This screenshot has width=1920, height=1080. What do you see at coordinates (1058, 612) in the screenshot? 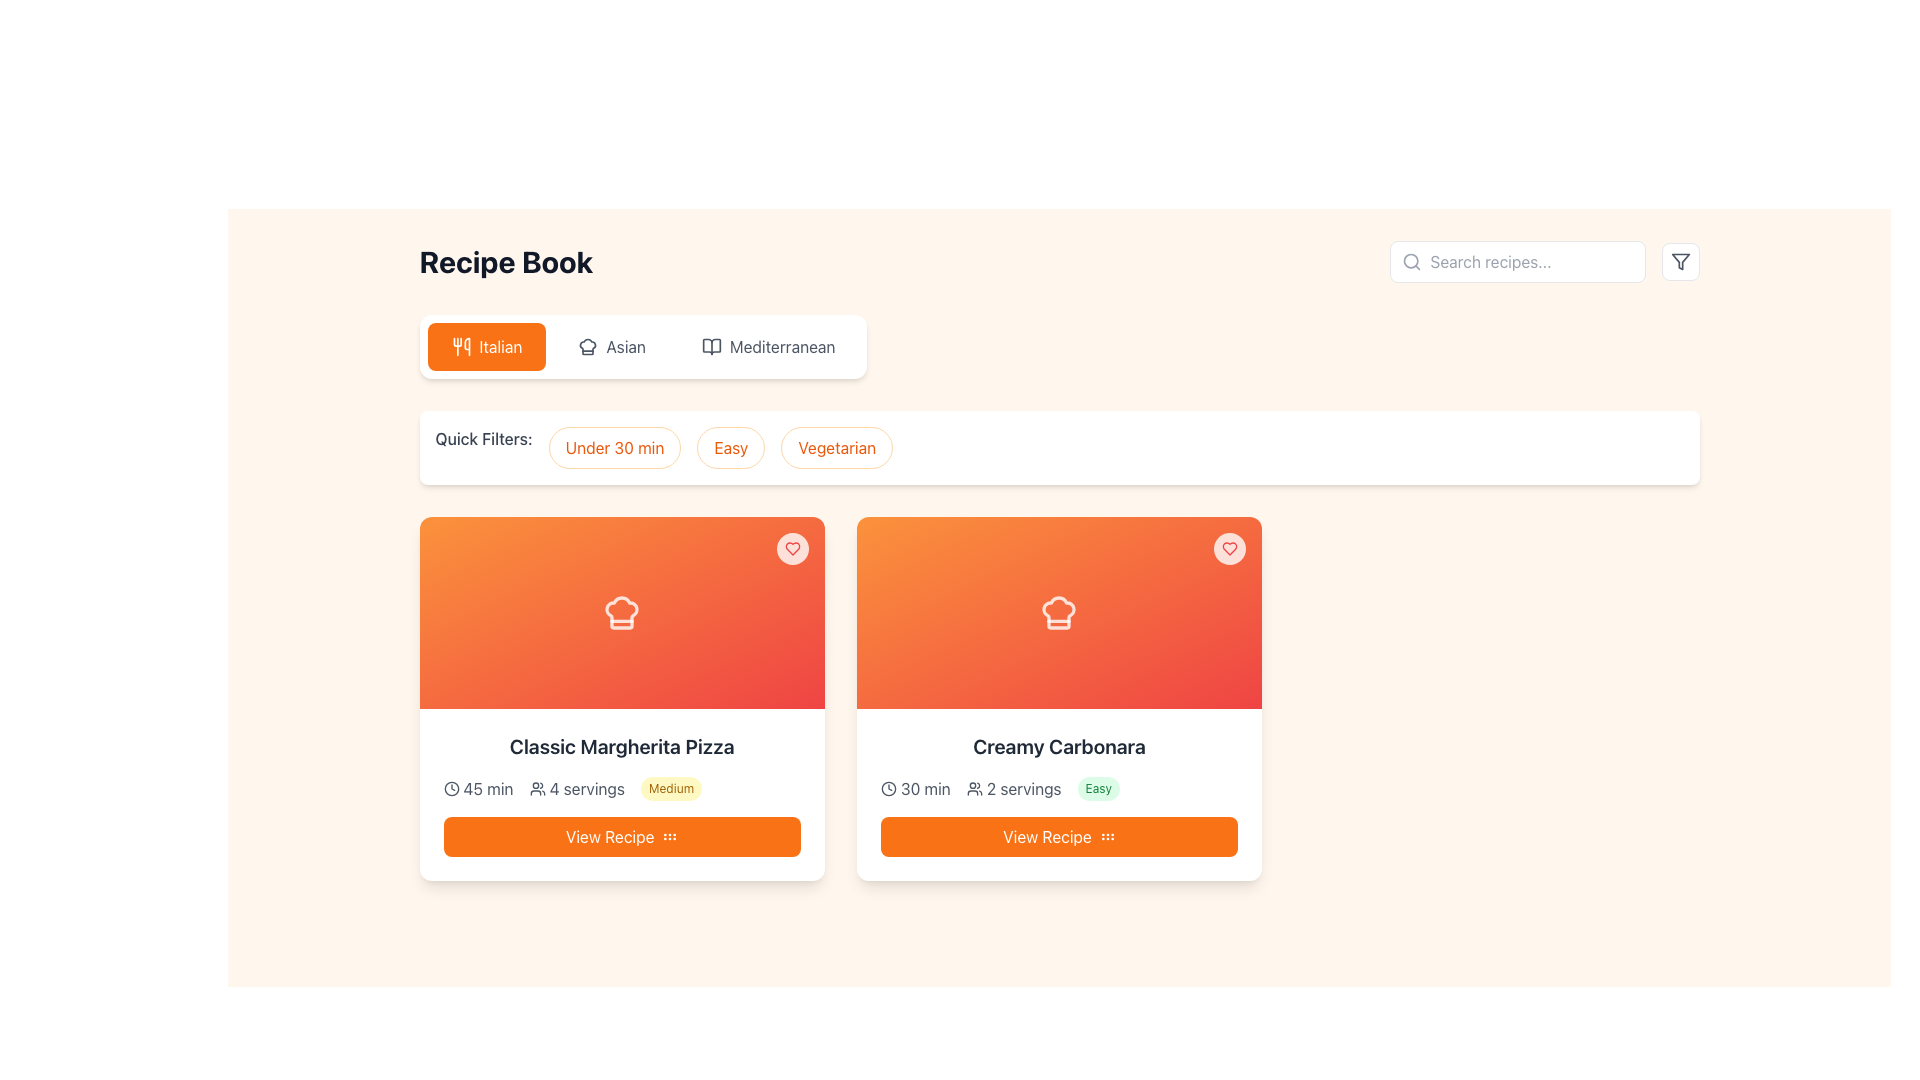
I see `the central icon within the second recipe card from the left, which represents the culinary theme for 'Creamy Carbonara'` at bounding box center [1058, 612].